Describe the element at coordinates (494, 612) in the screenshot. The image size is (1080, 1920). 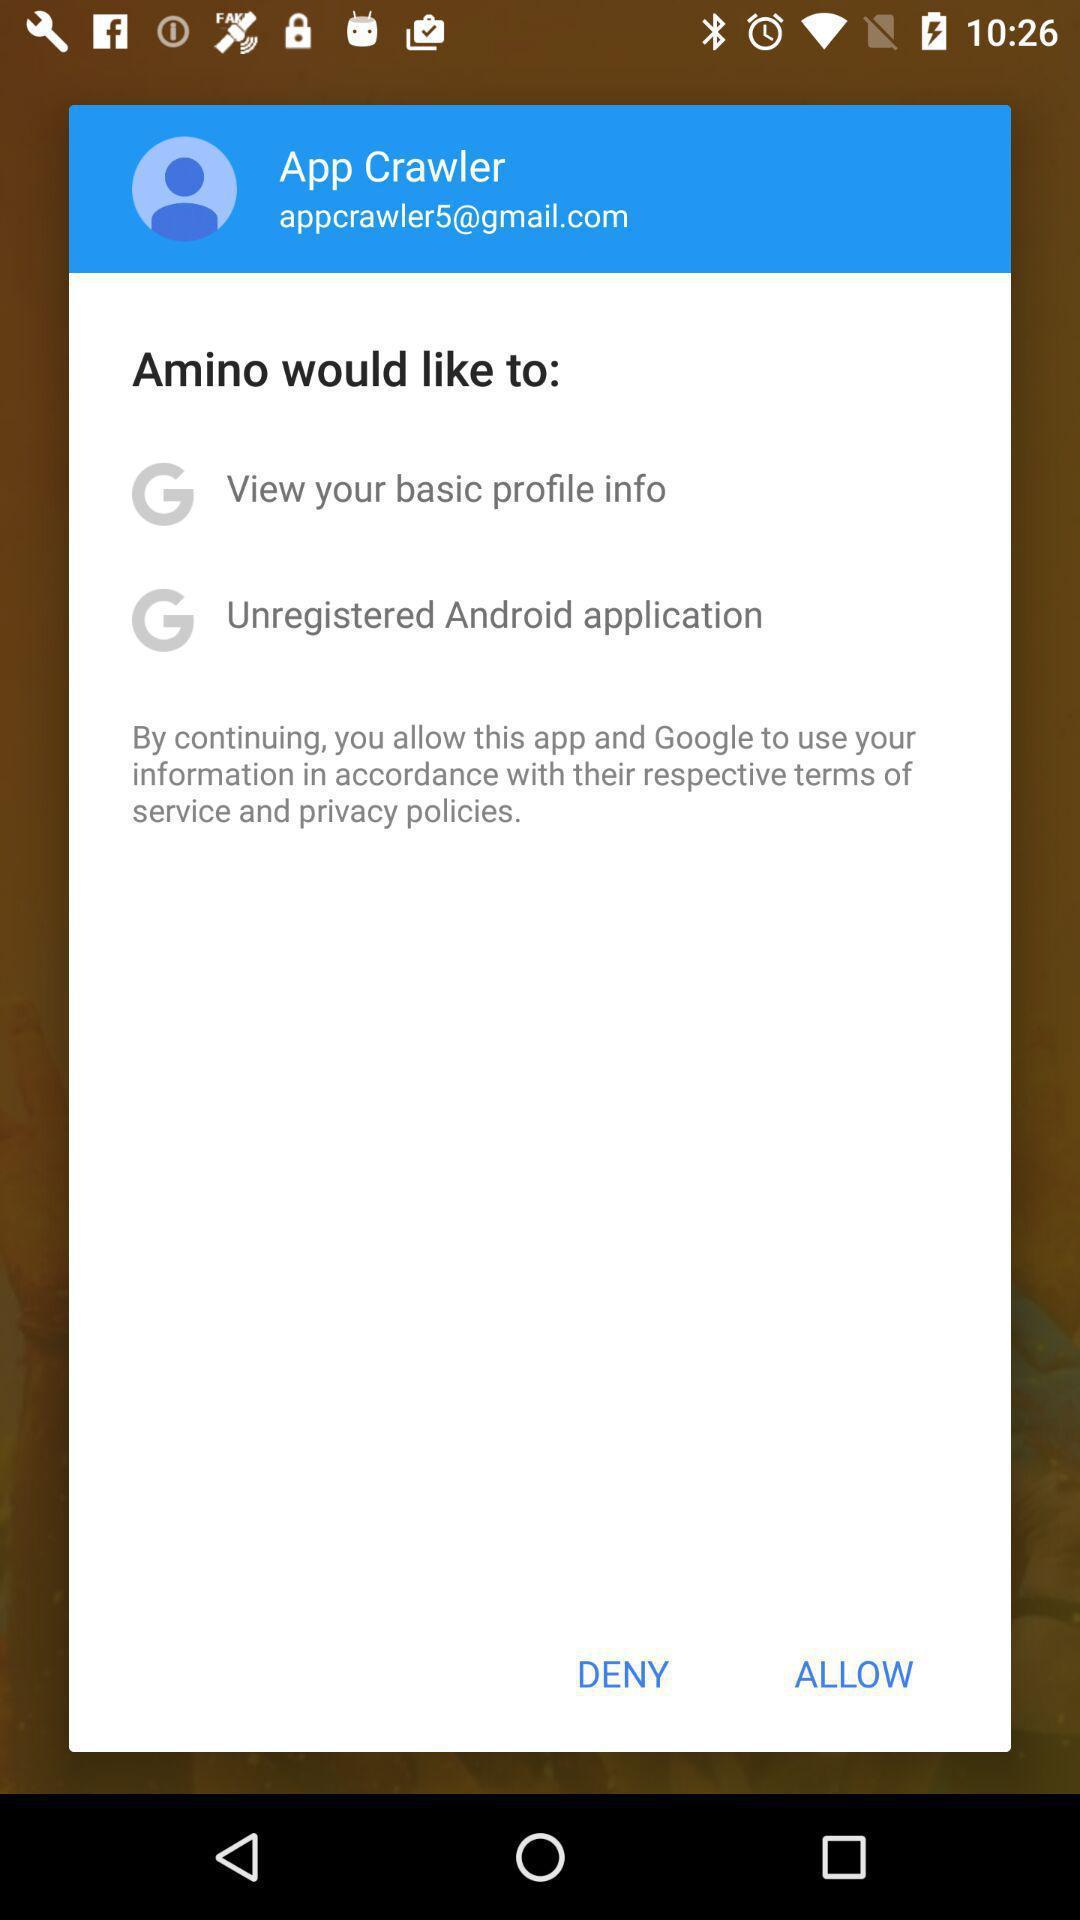
I see `the unregistered android application app` at that location.